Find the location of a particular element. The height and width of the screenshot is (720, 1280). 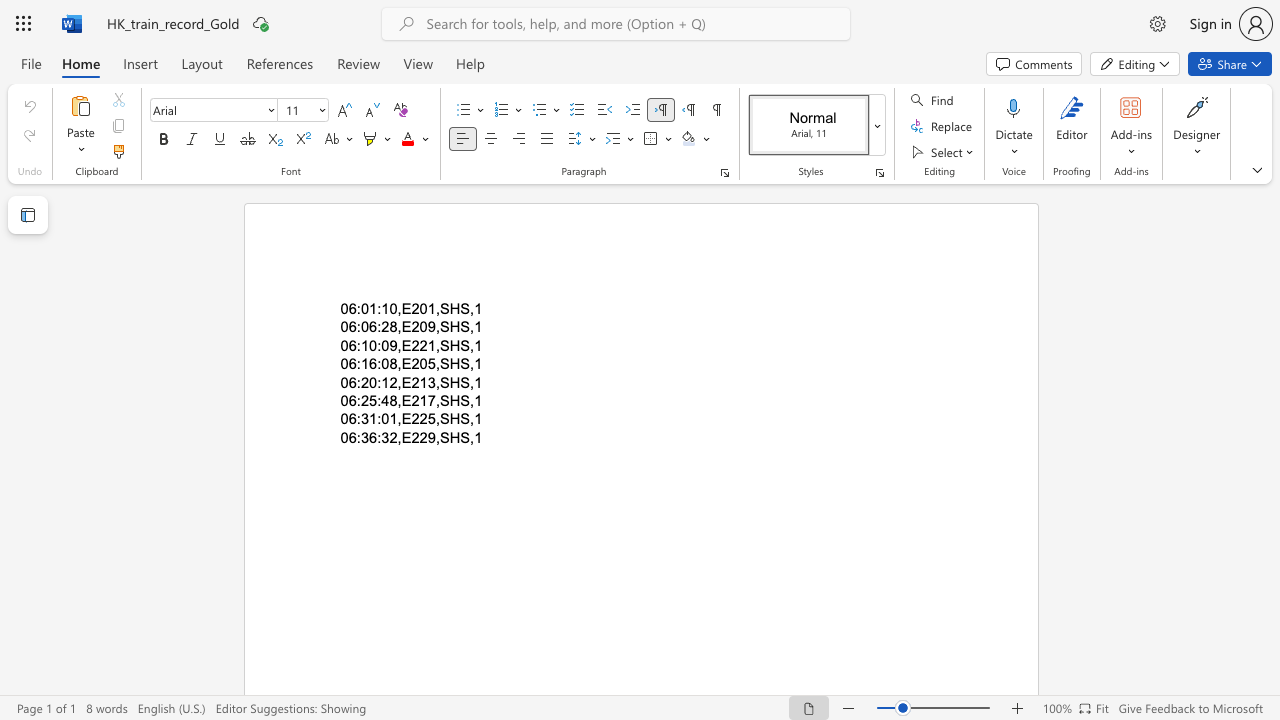

the 2th character "2" in the text is located at coordinates (393, 382).